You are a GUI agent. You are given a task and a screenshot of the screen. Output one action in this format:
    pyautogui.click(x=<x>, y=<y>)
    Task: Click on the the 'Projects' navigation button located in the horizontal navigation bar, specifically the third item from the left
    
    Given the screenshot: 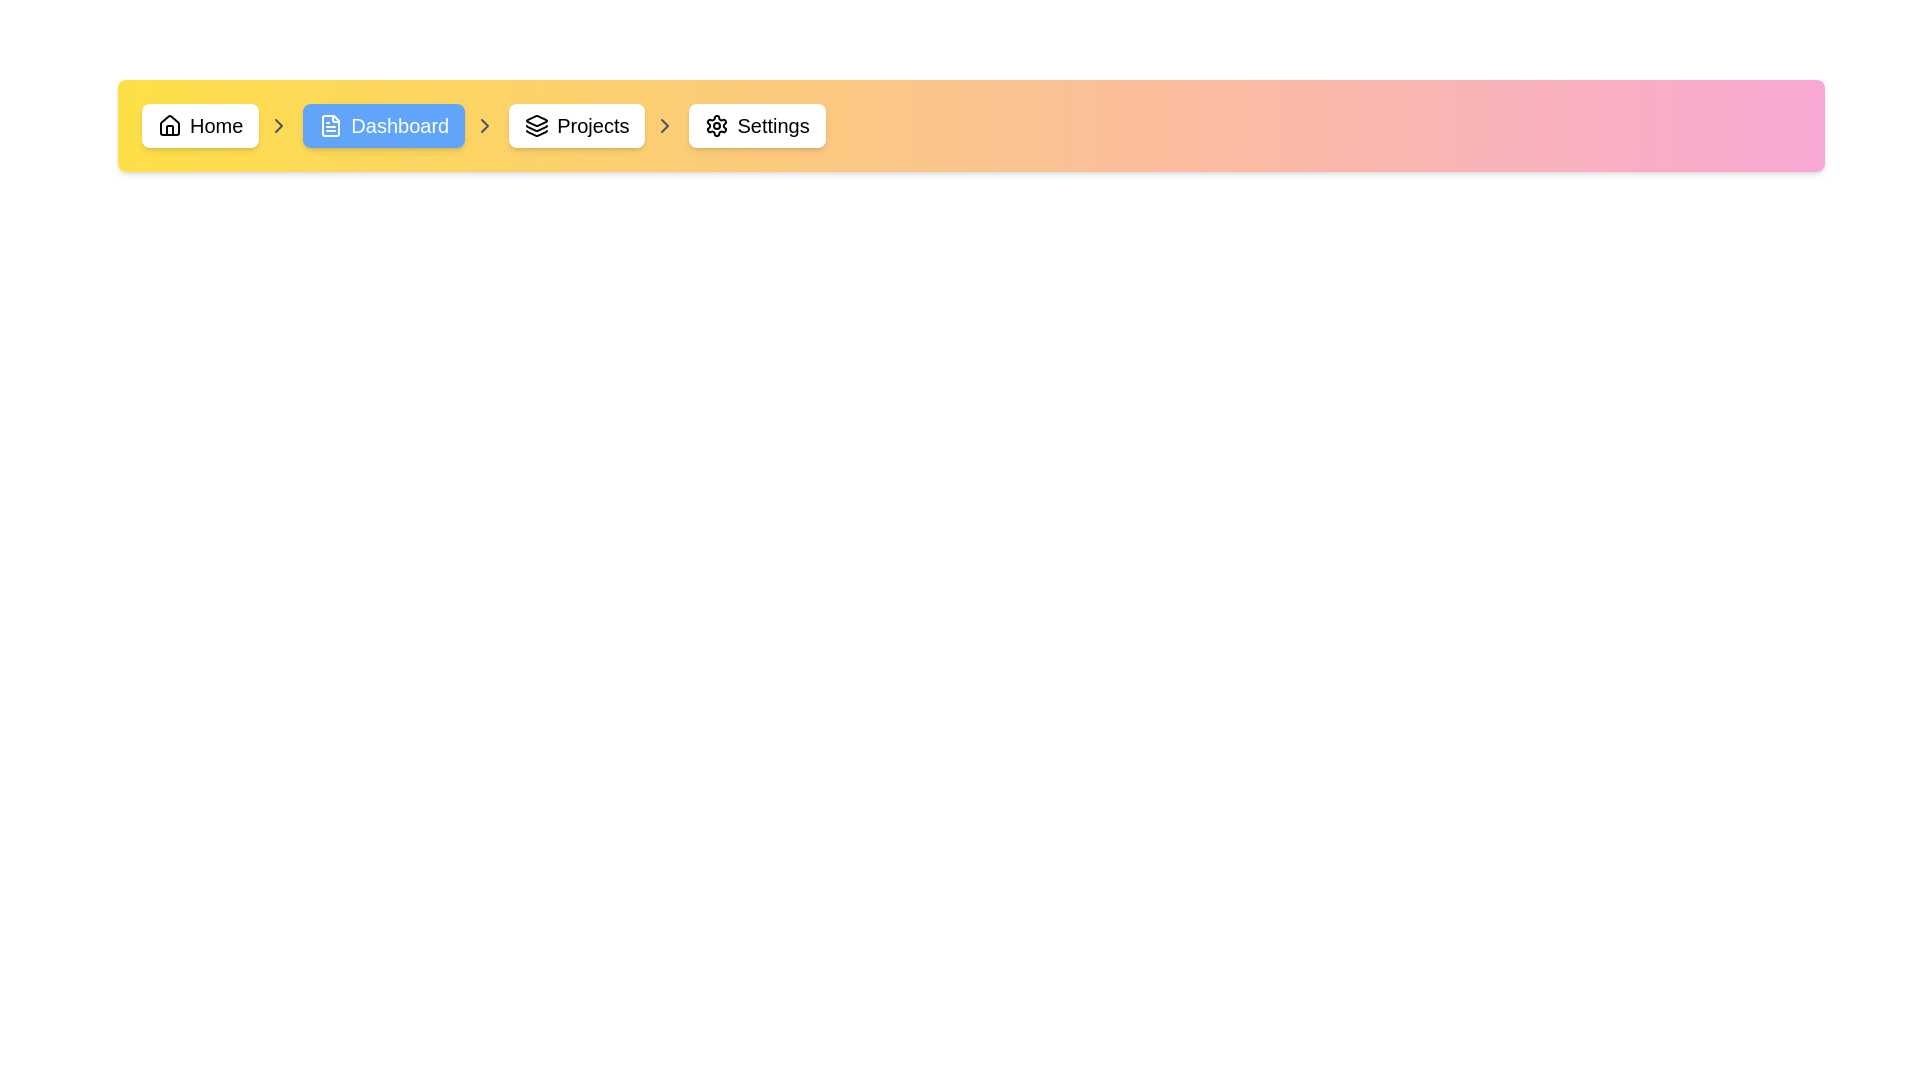 What is the action you would take?
    pyautogui.click(x=592, y=126)
    